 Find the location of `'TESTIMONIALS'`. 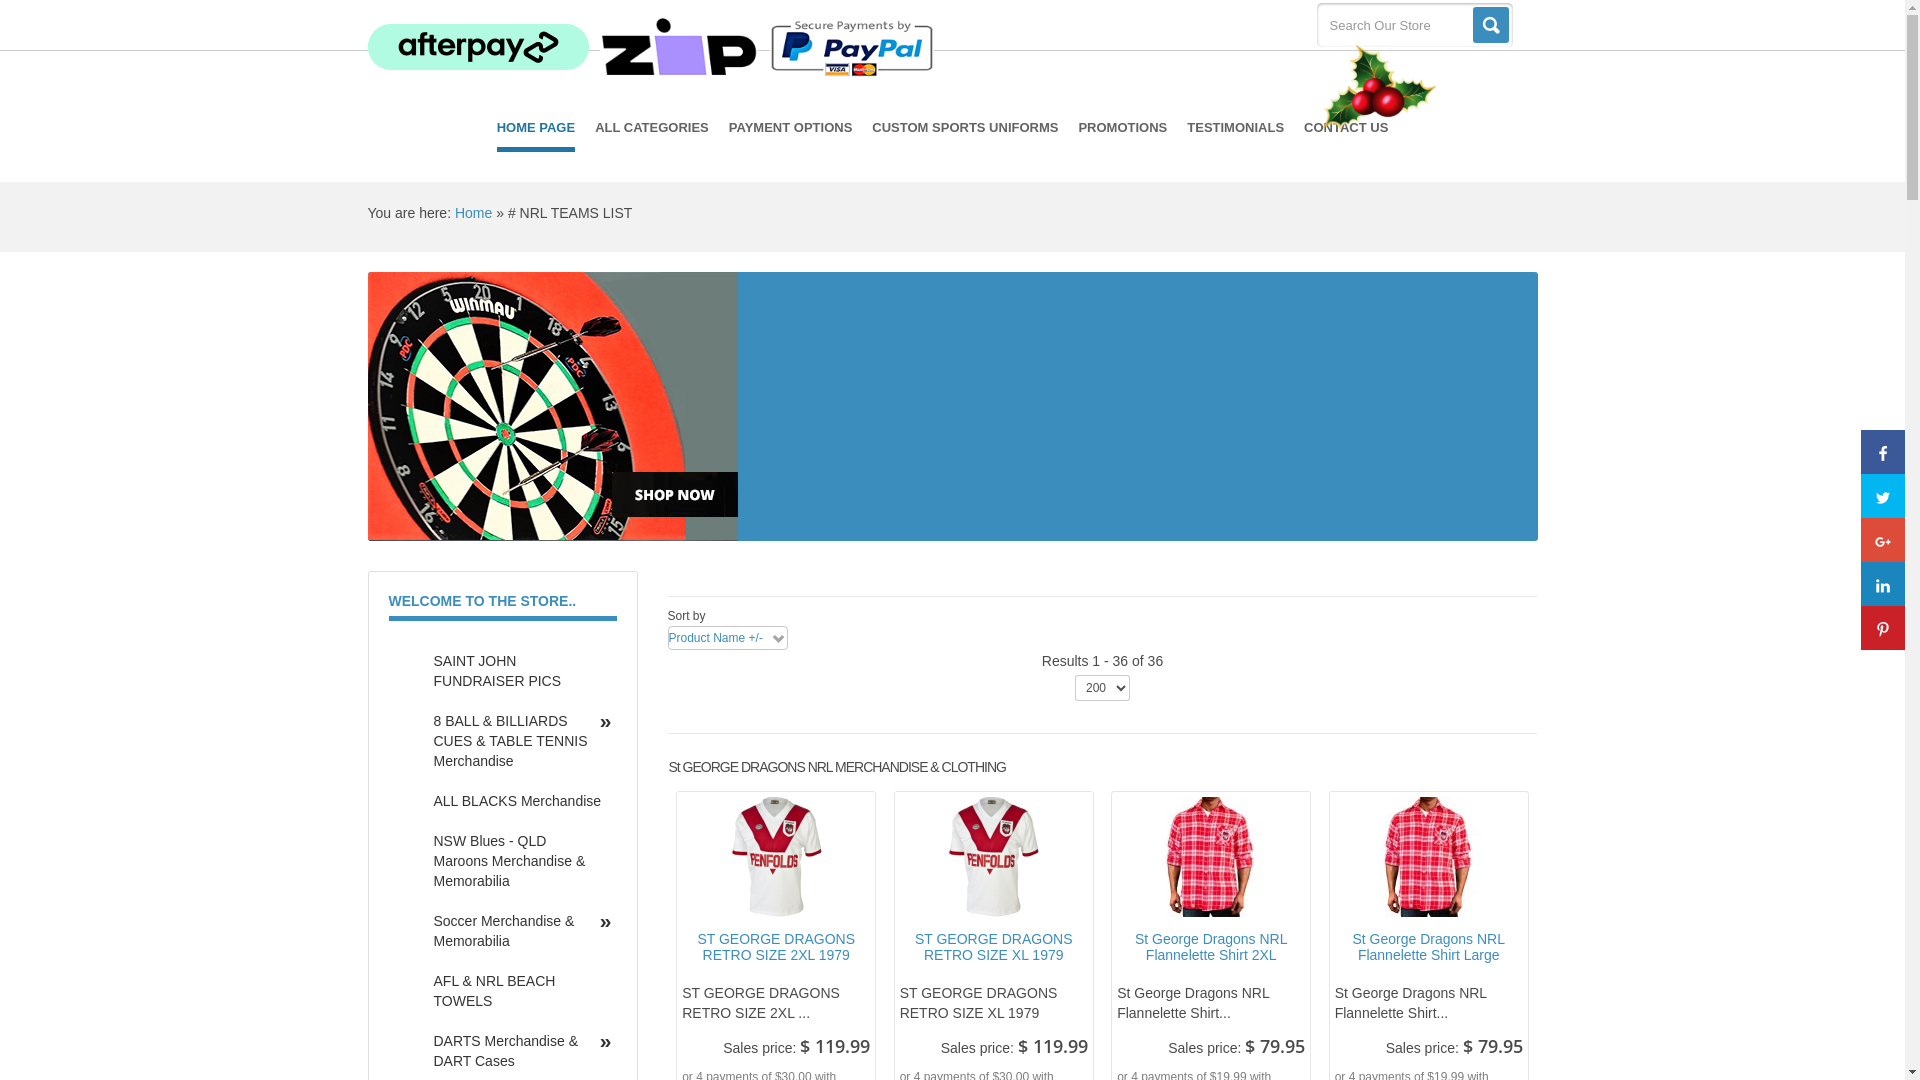

'TESTIMONIALS' is located at coordinates (1234, 127).